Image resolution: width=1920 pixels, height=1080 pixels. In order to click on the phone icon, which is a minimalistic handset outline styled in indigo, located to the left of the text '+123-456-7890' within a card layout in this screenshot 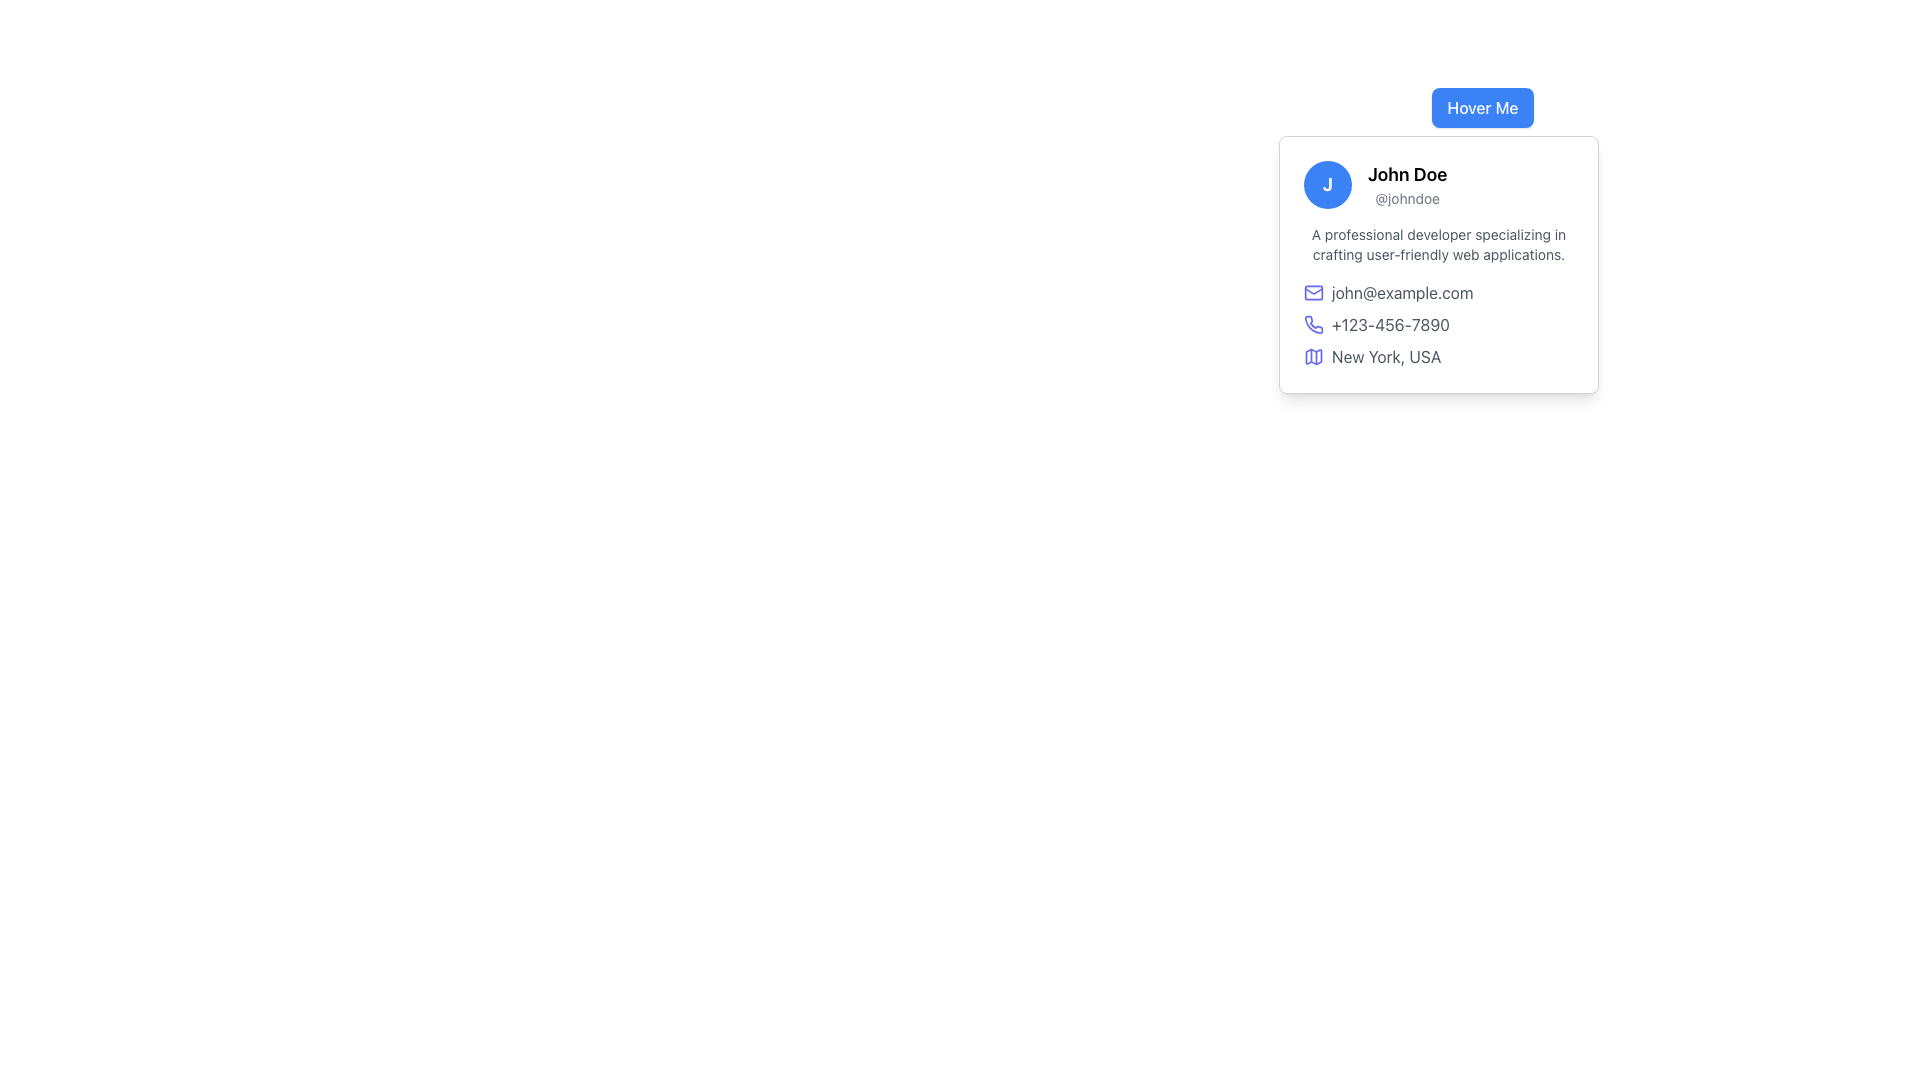, I will do `click(1314, 323)`.